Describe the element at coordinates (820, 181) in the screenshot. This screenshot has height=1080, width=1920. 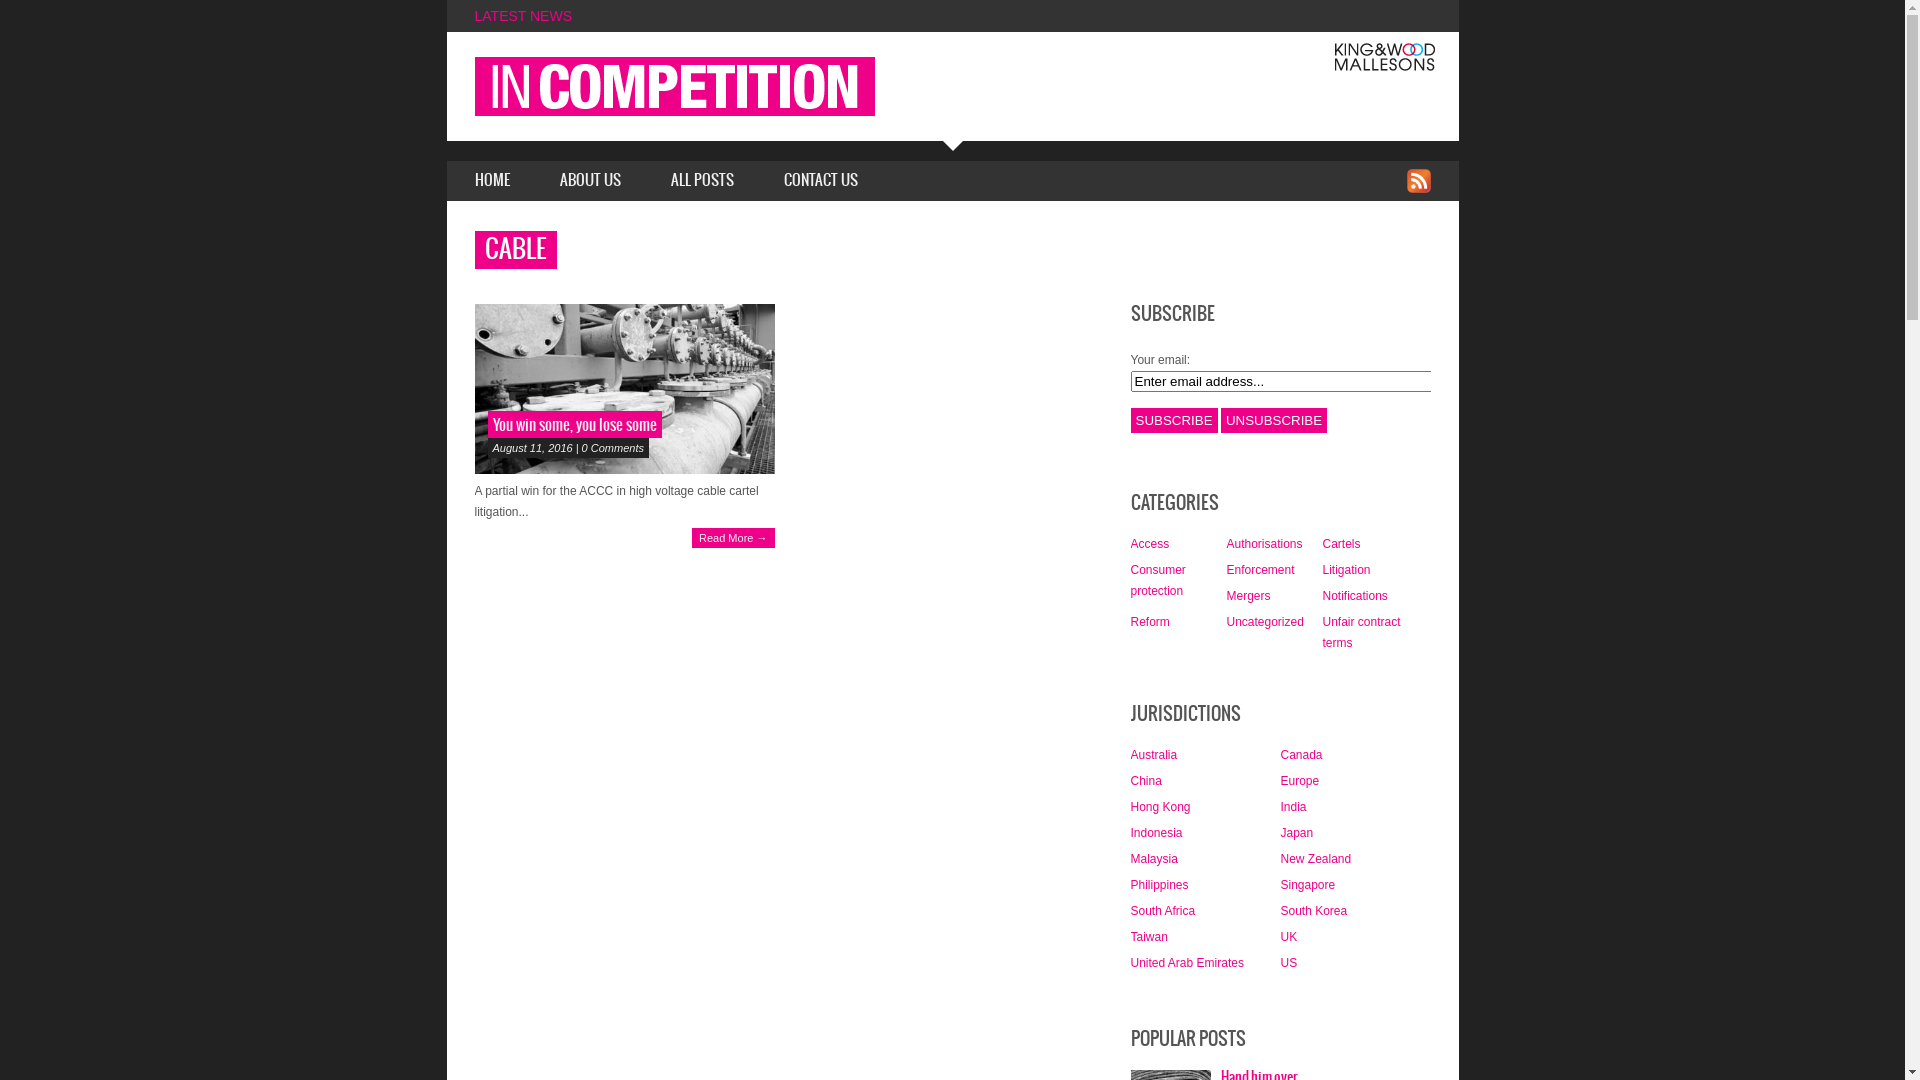
I see `'CONTACT US'` at that location.